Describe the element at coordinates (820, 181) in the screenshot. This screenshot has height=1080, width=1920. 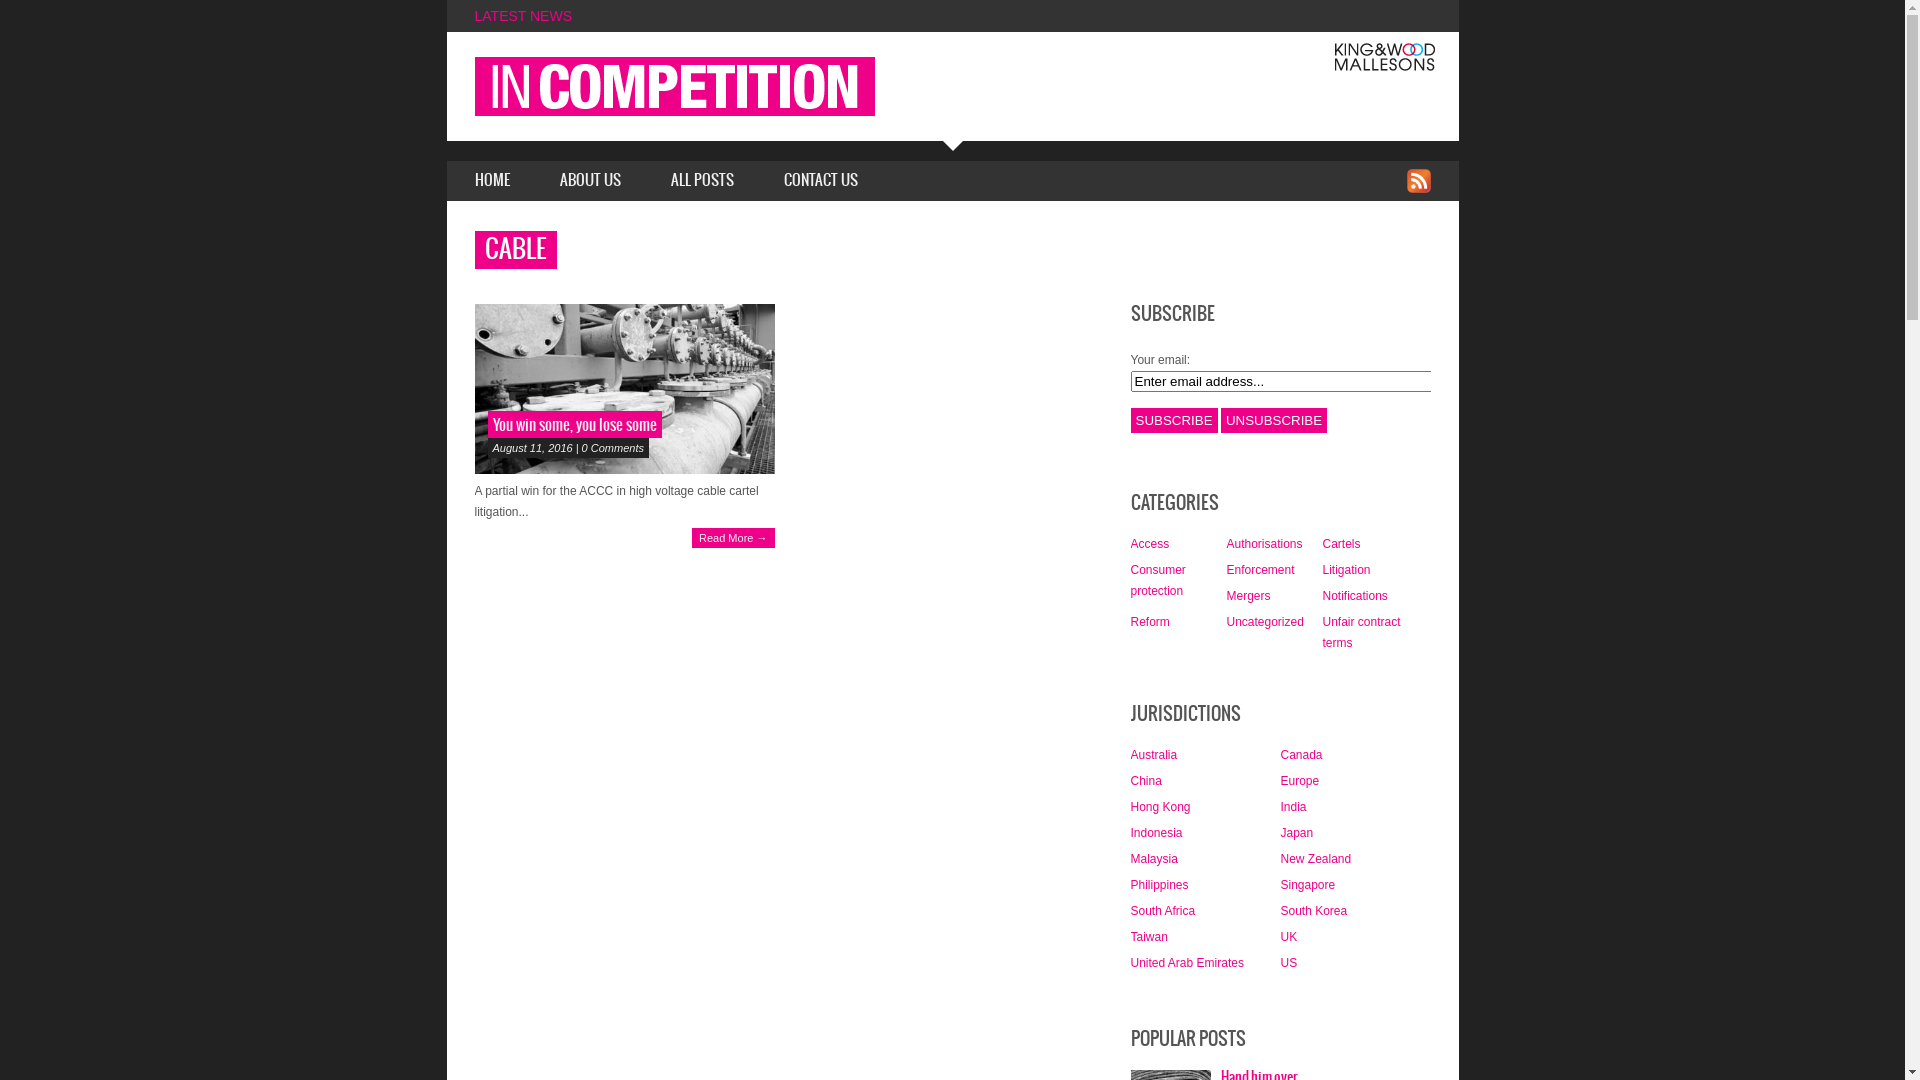
I see `'CONTACT US'` at that location.